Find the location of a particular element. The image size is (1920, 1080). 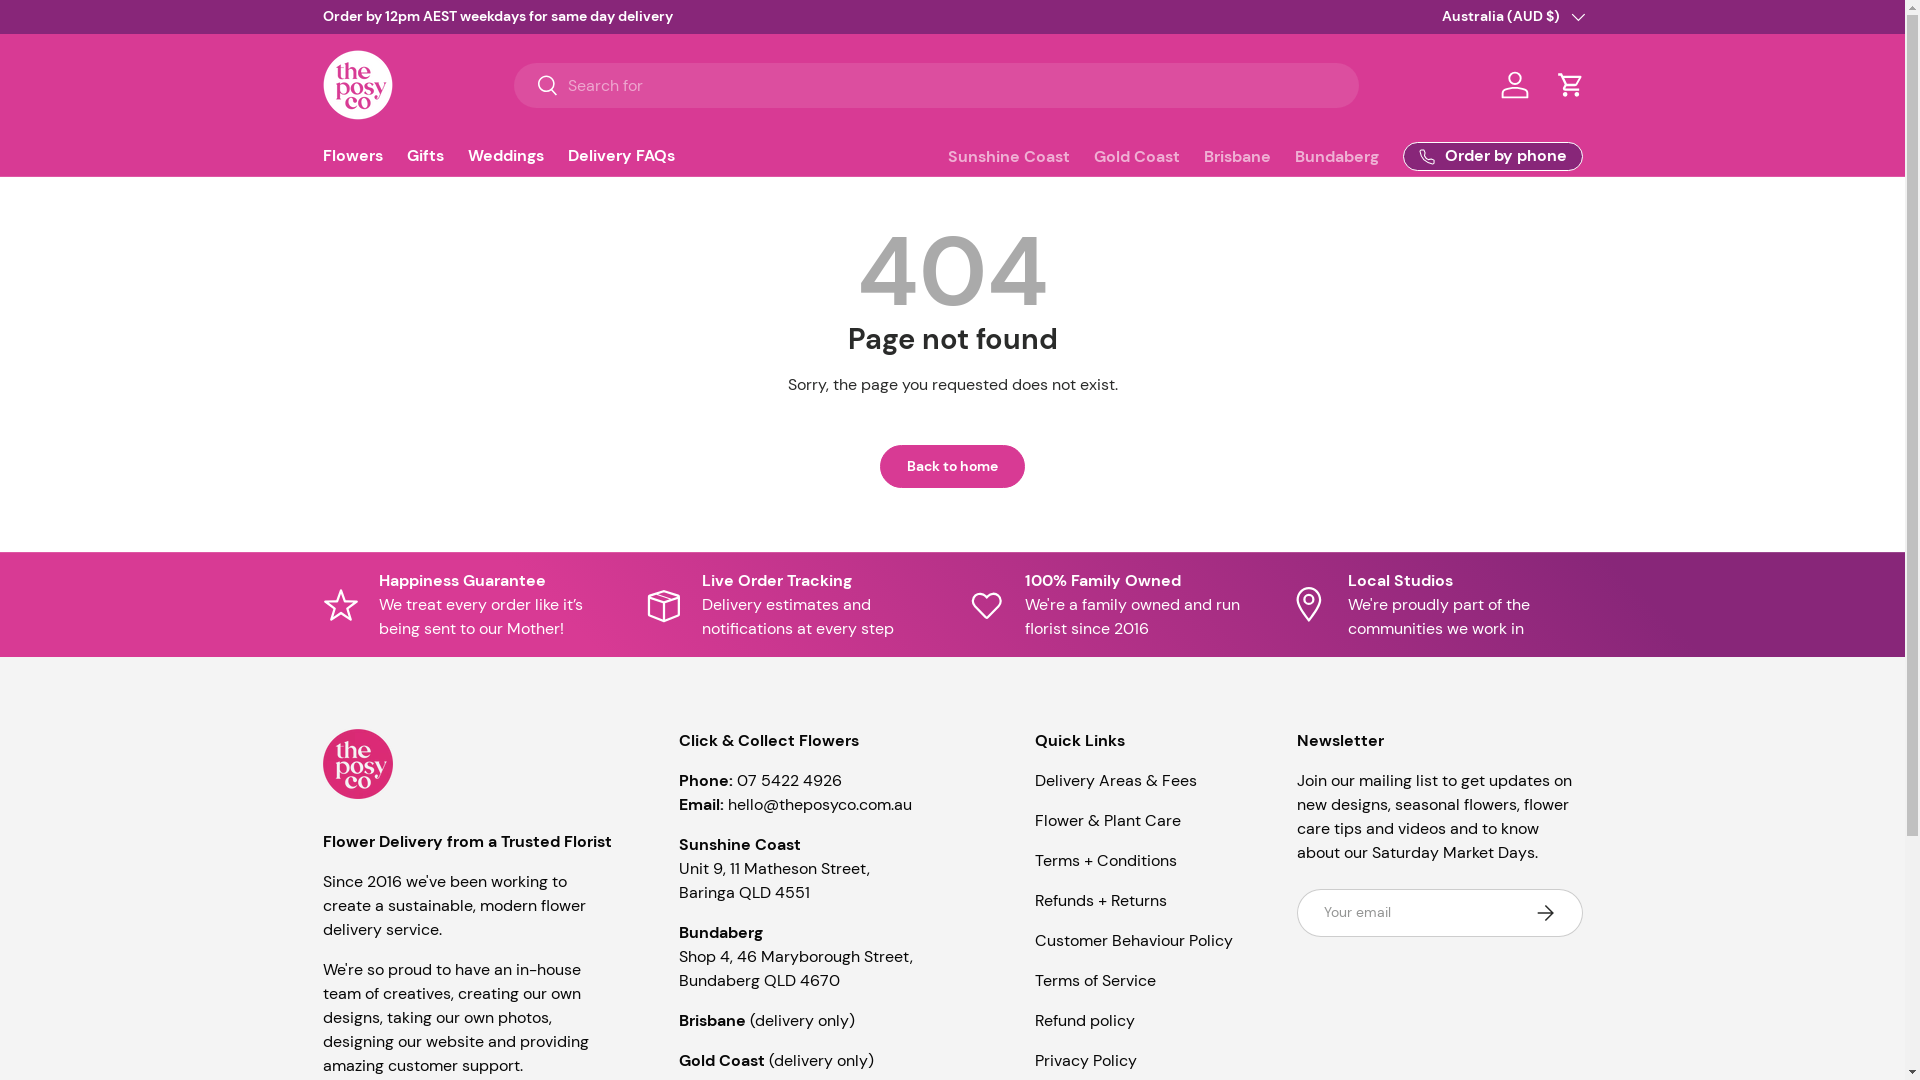

'Subscribe' is located at coordinates (1543, 913).